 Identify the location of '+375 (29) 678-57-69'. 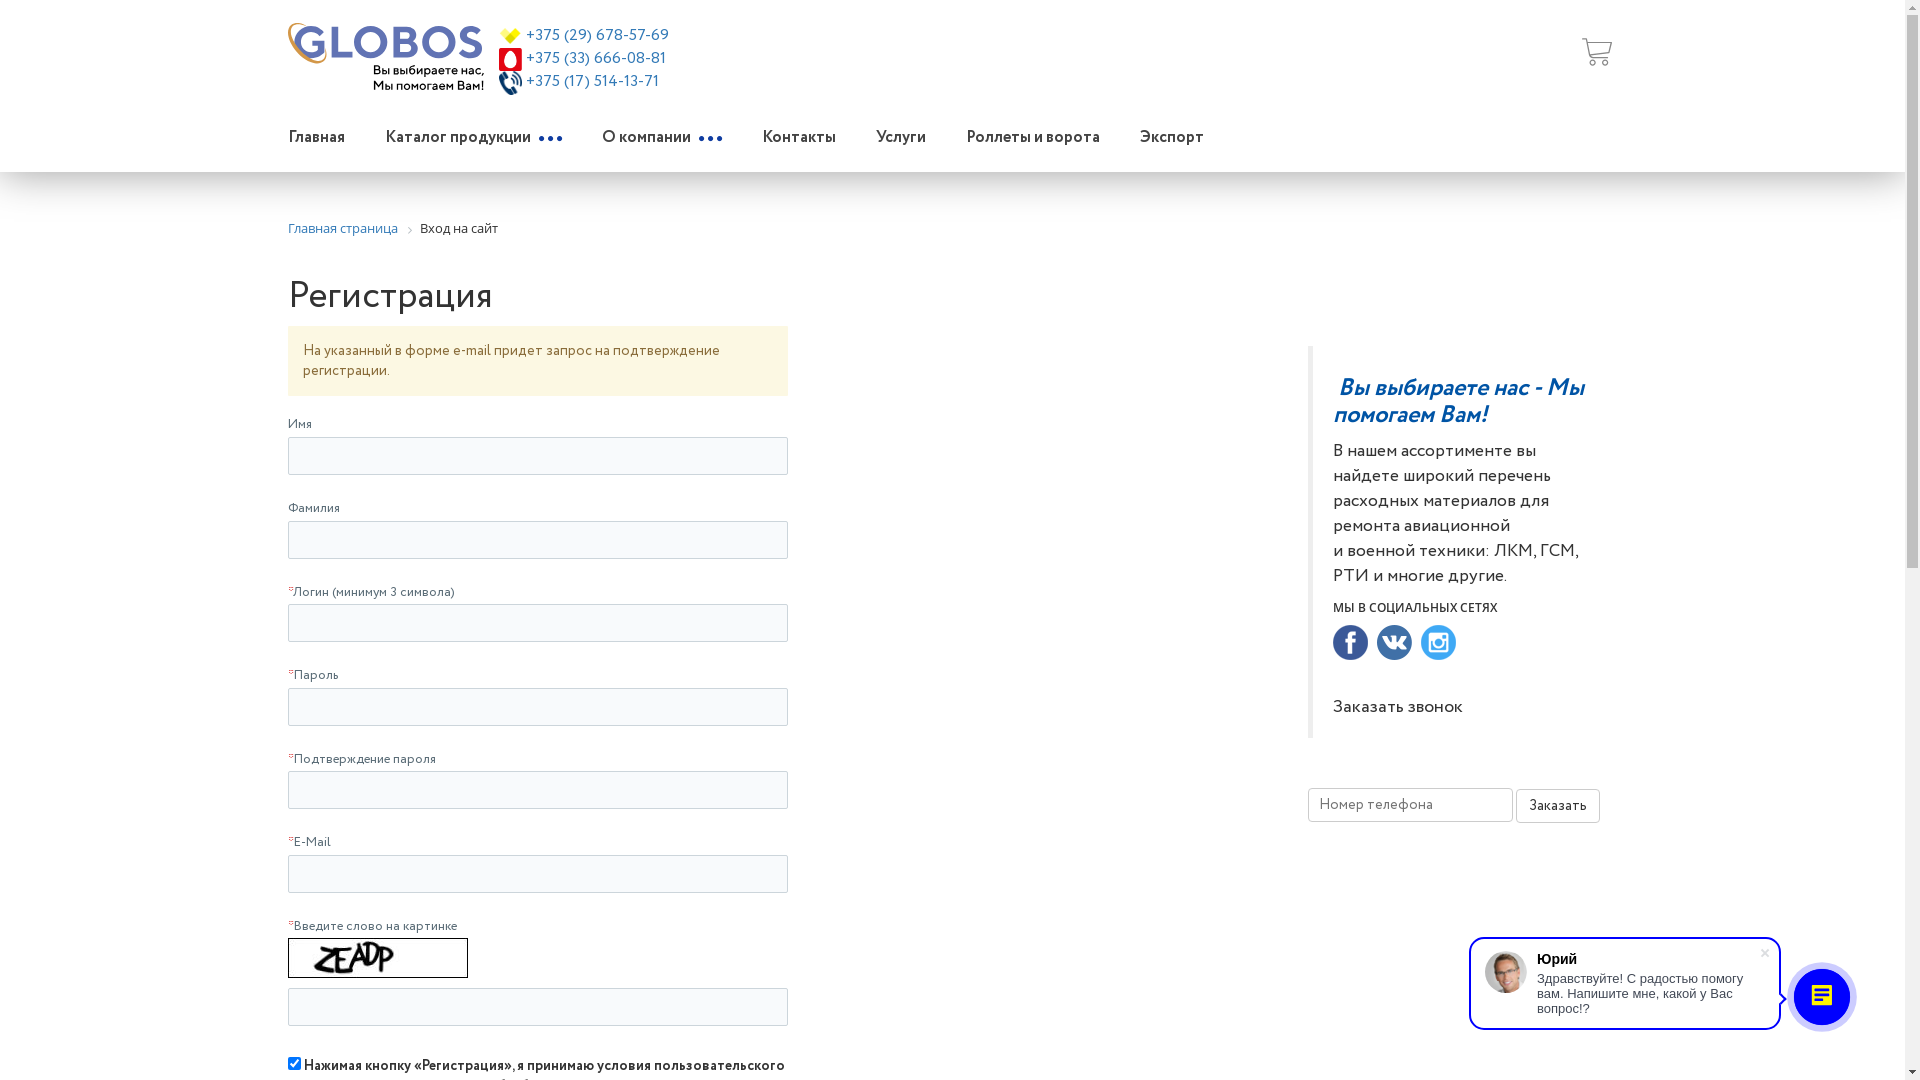
(596, 35).